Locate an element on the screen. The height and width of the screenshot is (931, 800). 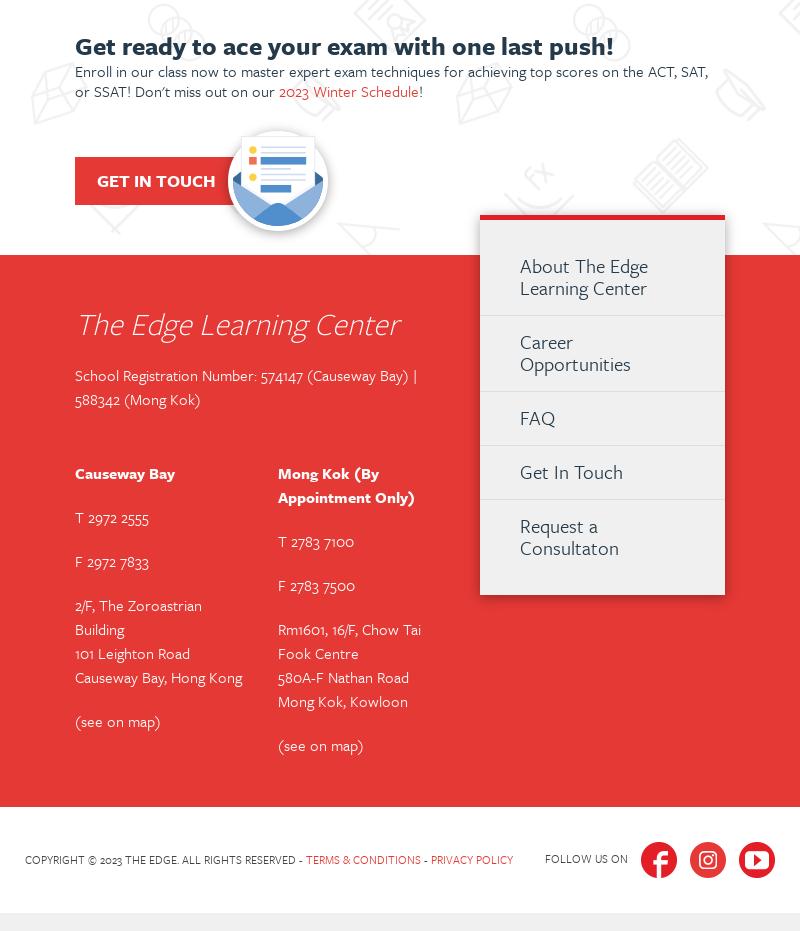
'T 2972 2555' is located at coordinates (111, 516).